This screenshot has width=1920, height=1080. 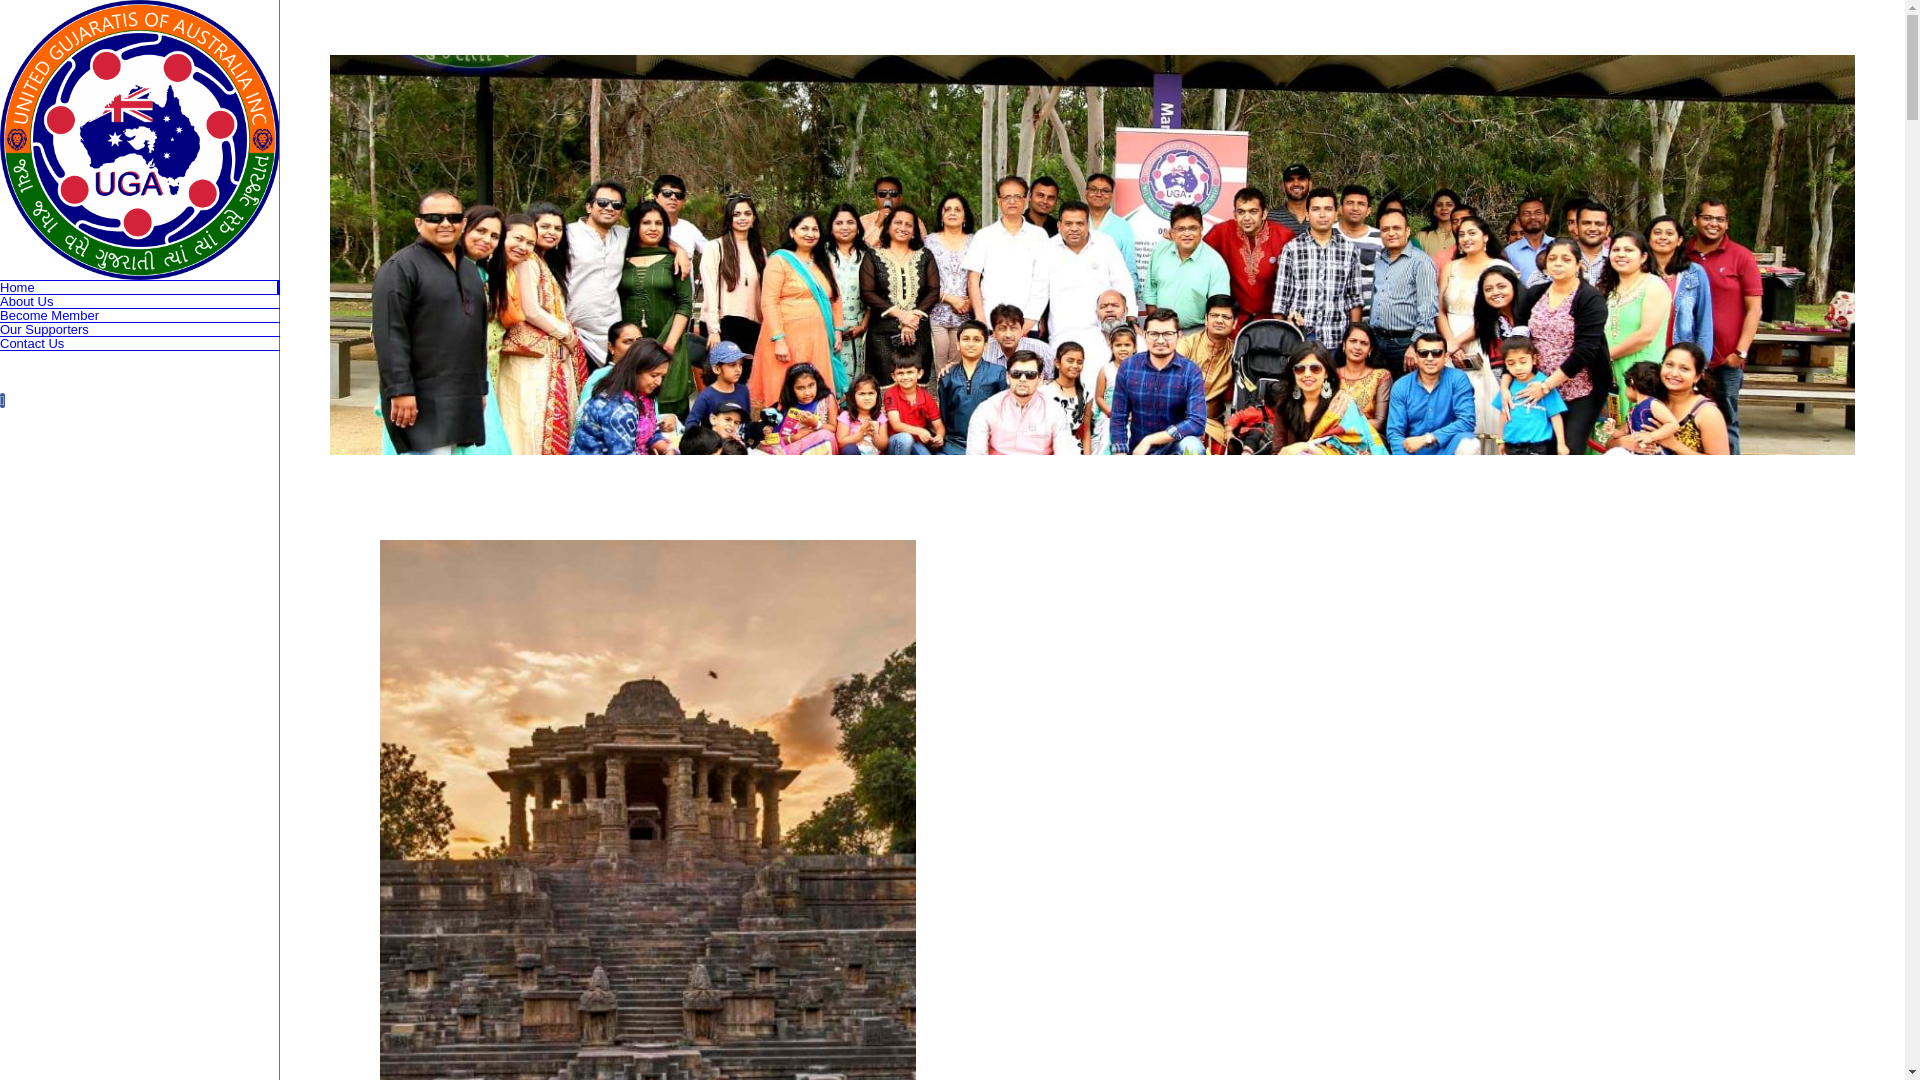 What do you see at coordinates (138, 287) in the screenshot?
I see `'Home'` at bounding box center [138, 287].